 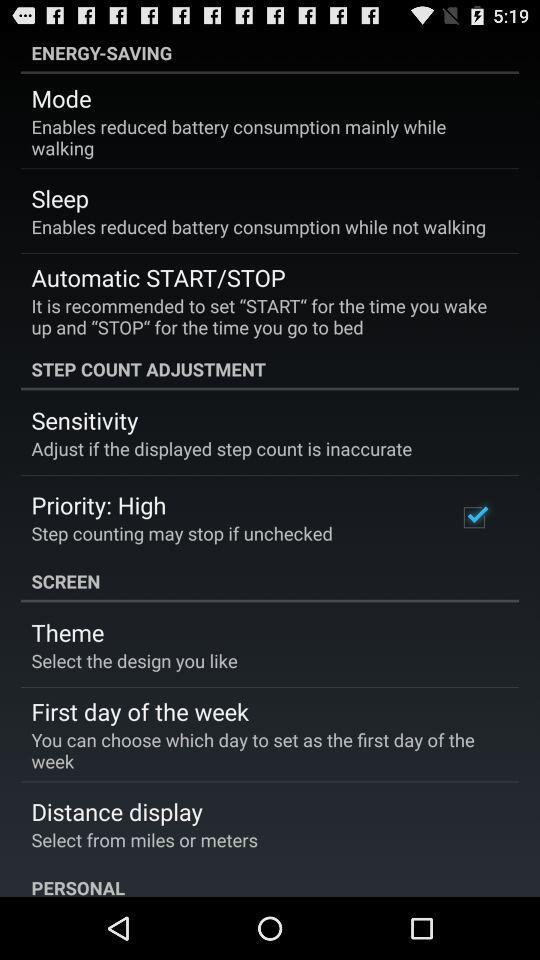 What do you see at coordinates (157, 276) in the screenshot?
I see `the automatic start/stop icon` at bounding box center [157, 276].